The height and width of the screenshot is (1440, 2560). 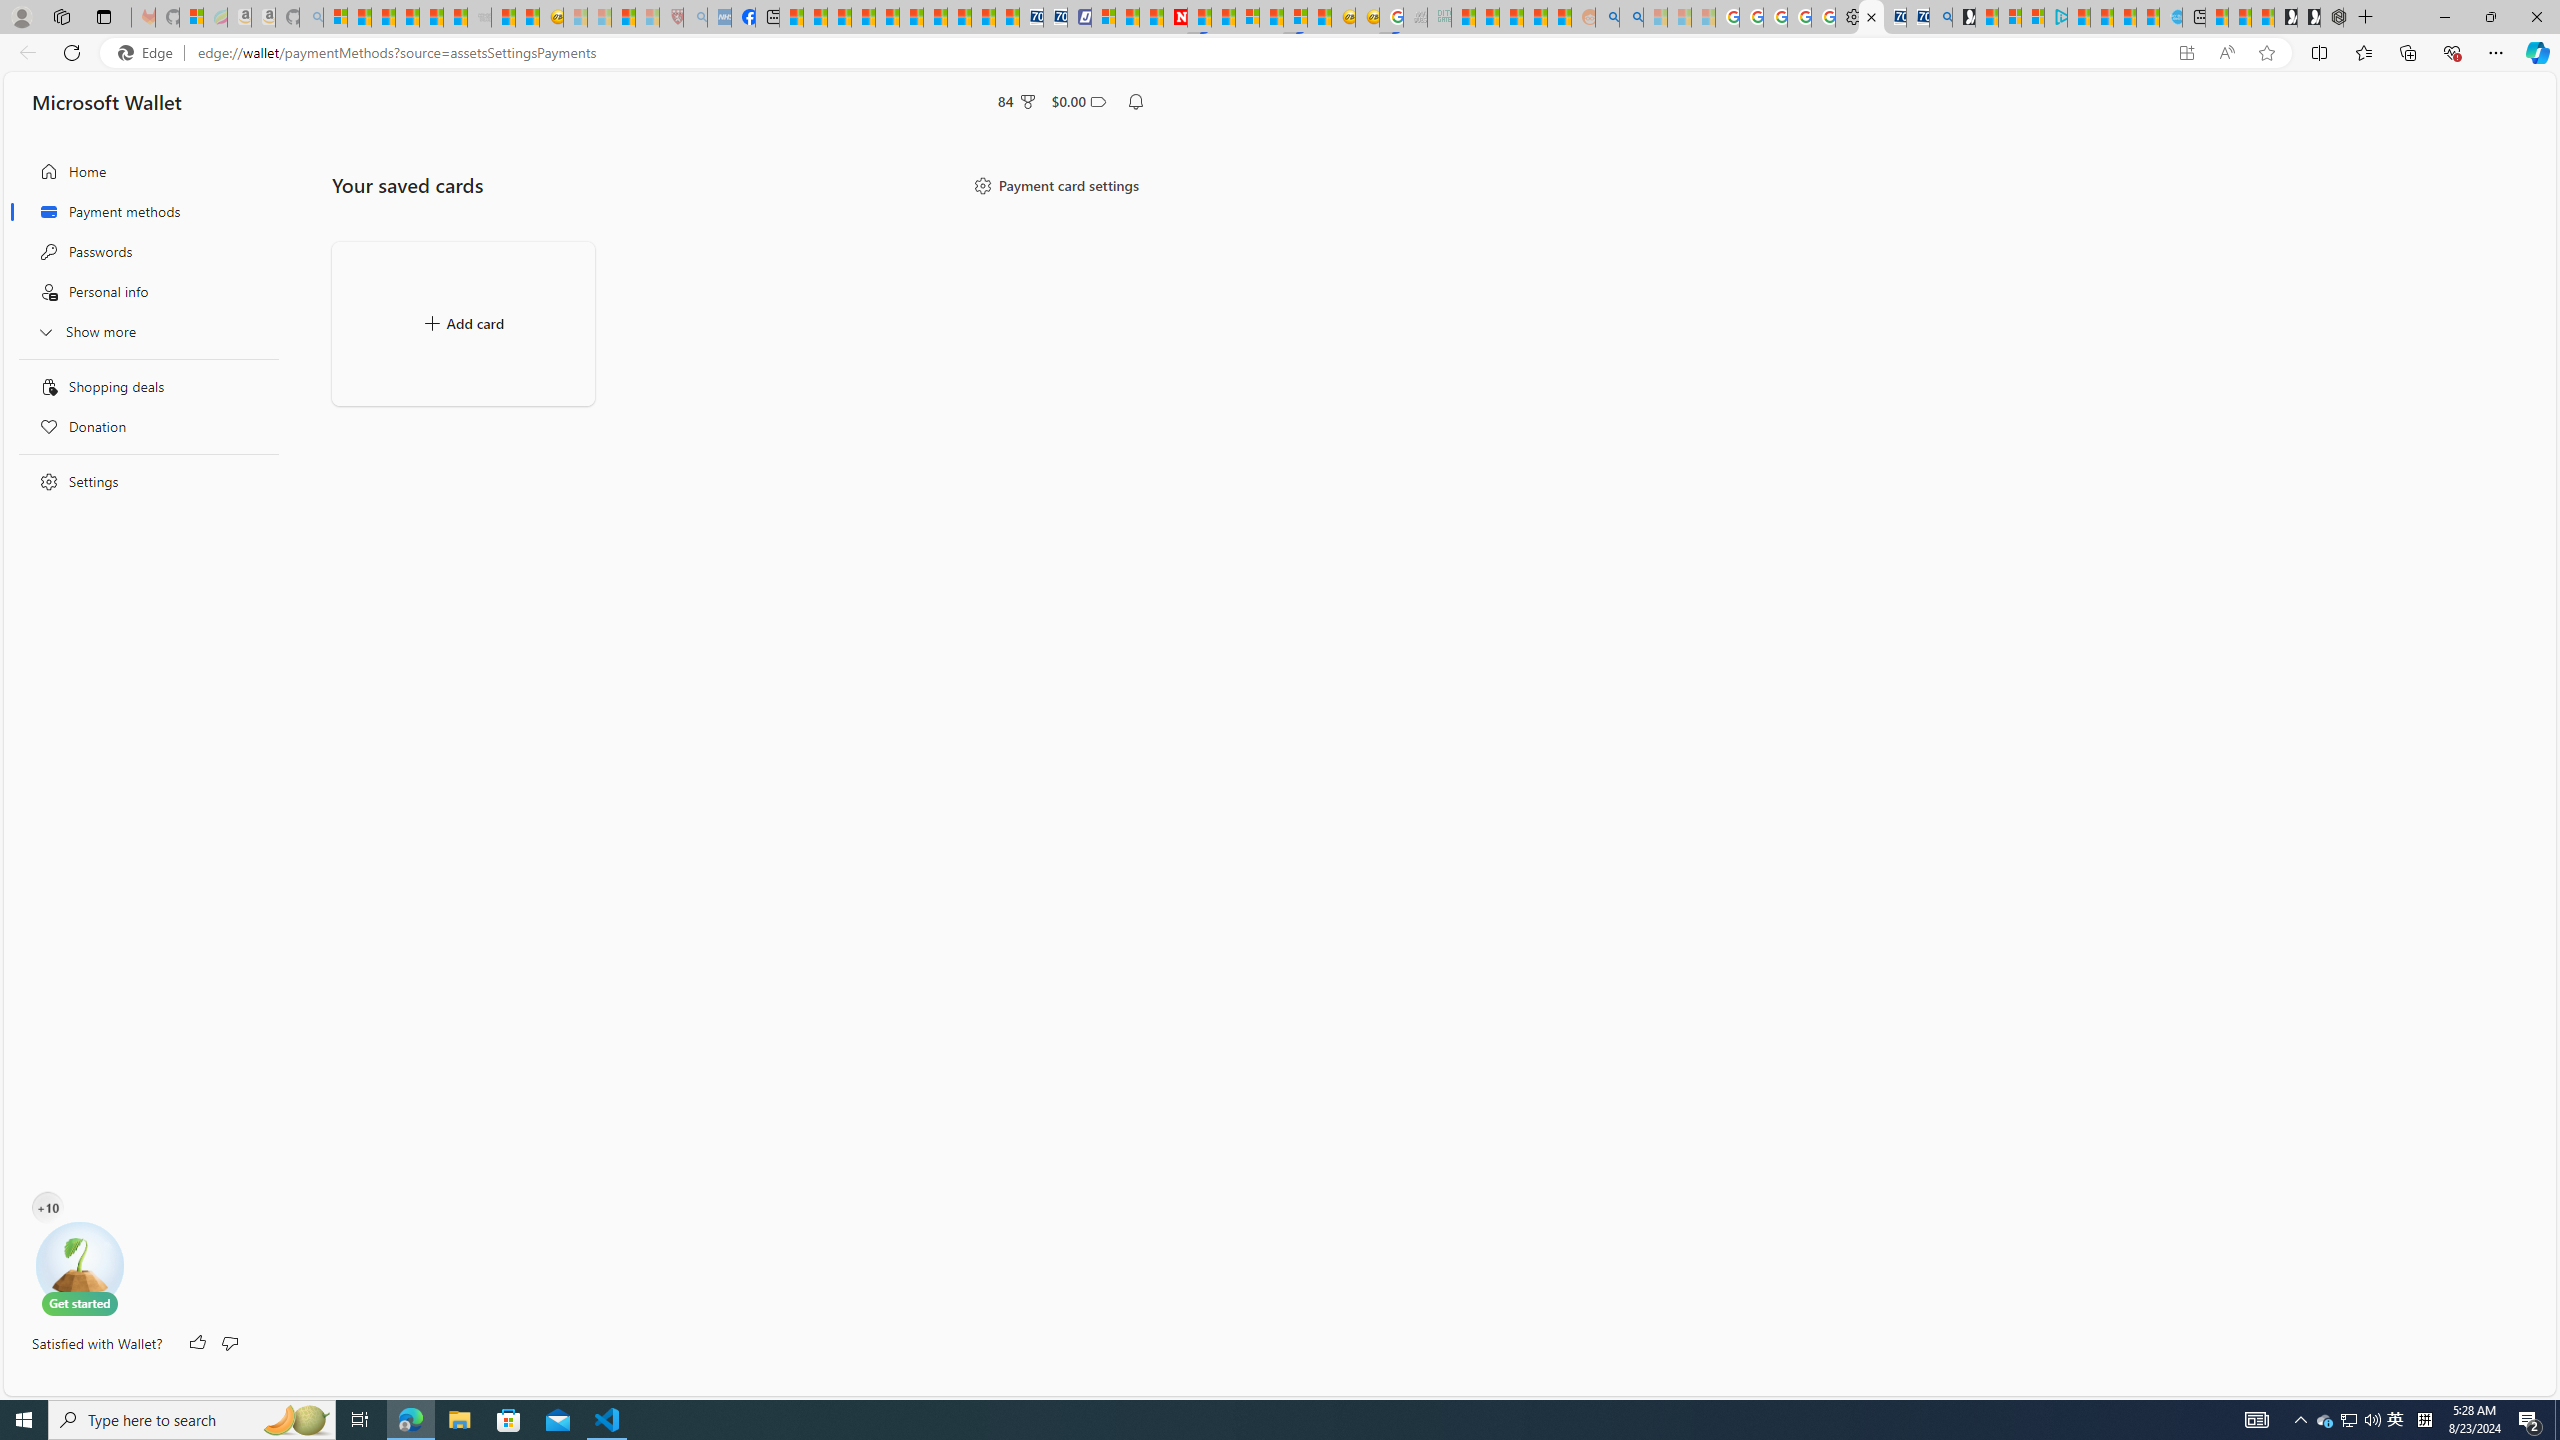 I want to click on 'Class: ___1lmltc5 f1agt3bx f12qytpq', so click(x=1097, y=102).